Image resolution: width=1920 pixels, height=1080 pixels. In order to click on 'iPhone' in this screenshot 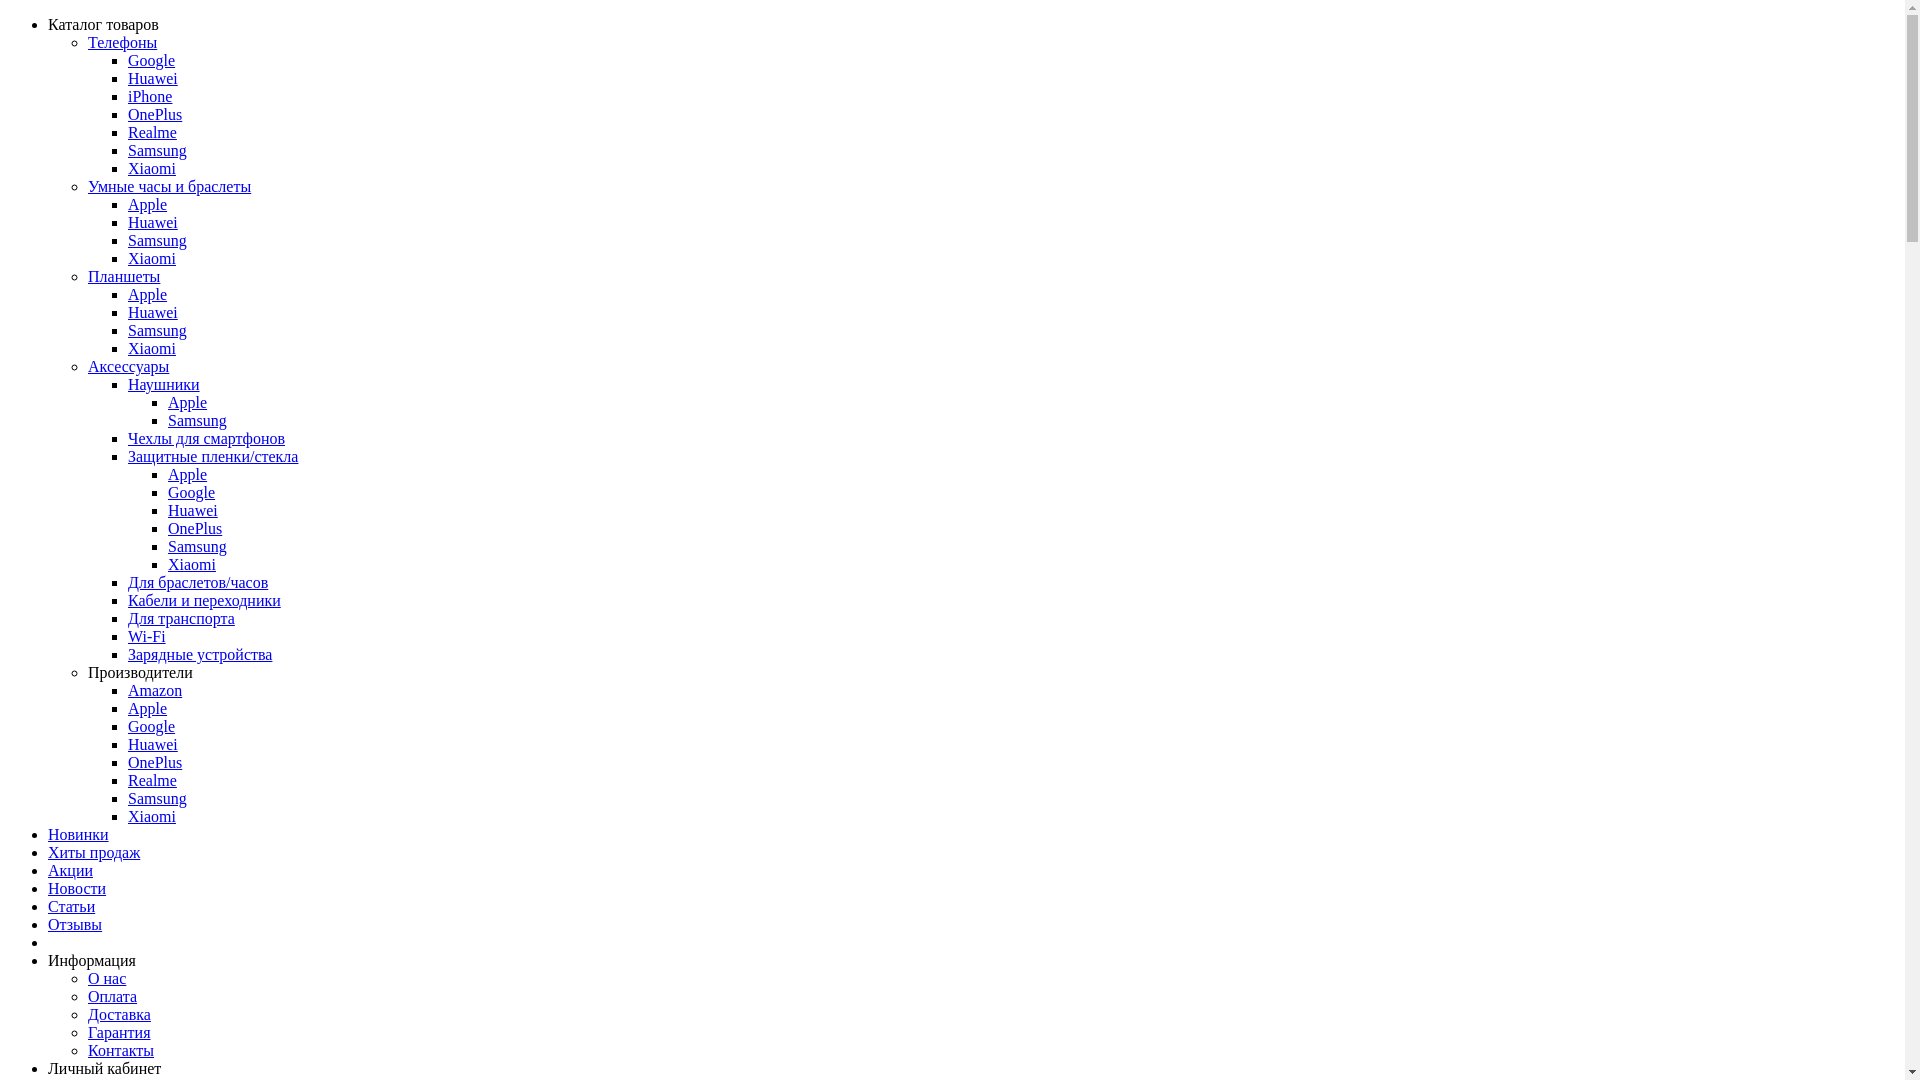, I will do `click(148, 96)`.